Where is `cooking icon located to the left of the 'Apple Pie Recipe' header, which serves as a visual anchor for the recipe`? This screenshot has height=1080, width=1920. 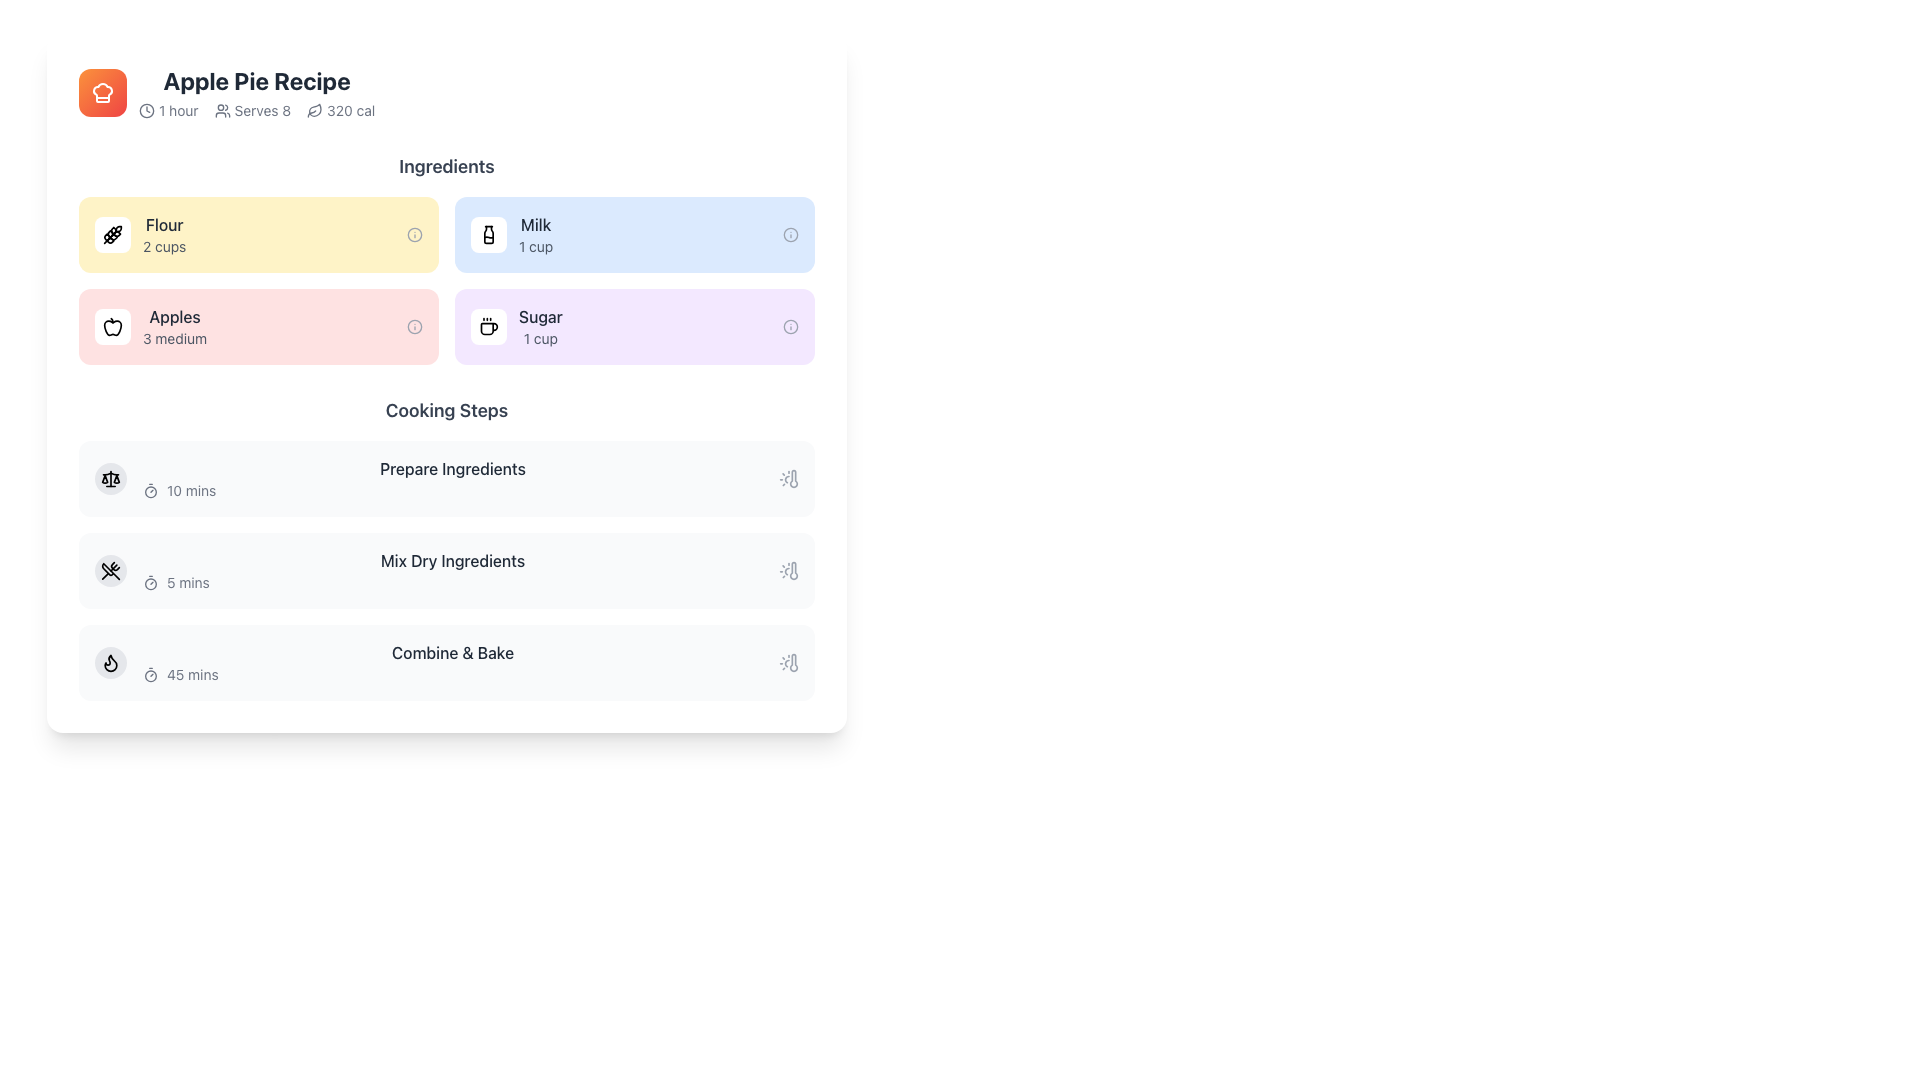 cooking icon located to the left of the 'Apple Pie Recipe' header, which serves as a visual anchor for the recipe is located at coordinates (101, 92).